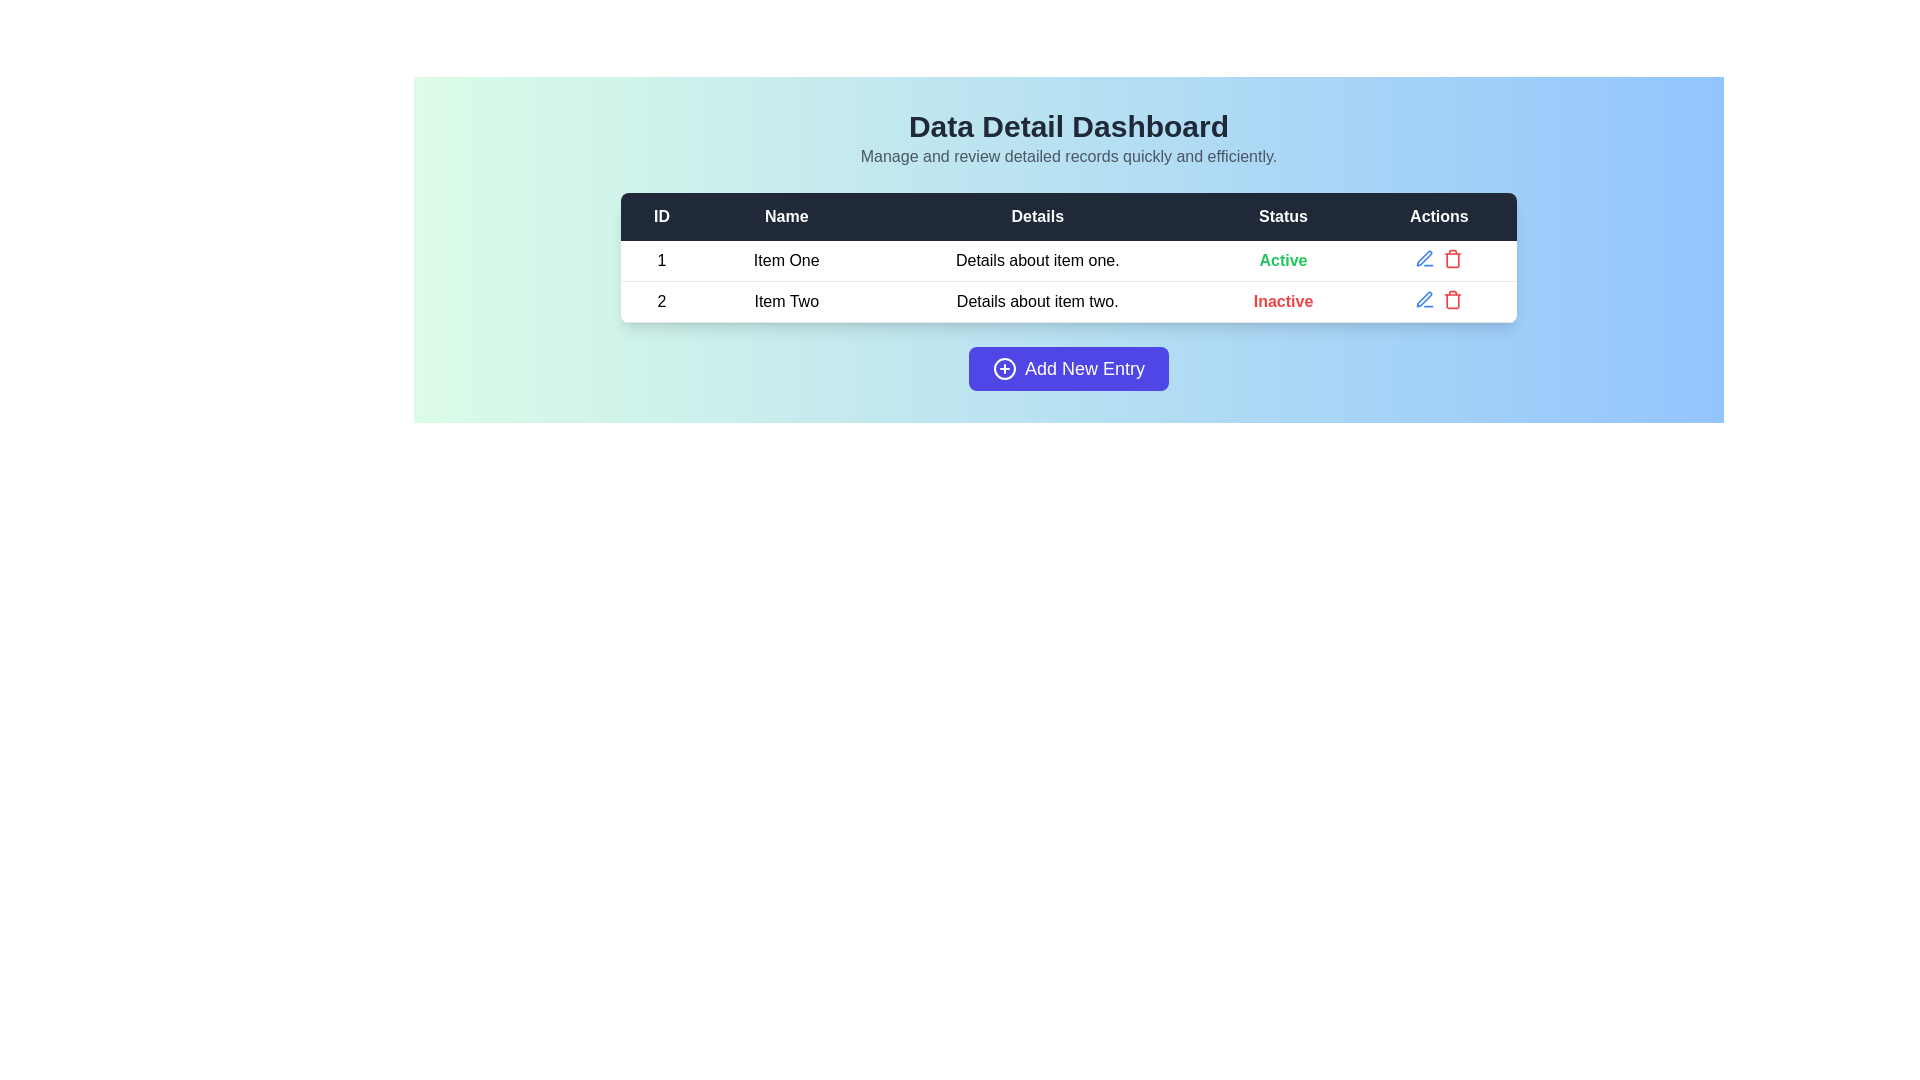  I want to click on the static text label in the second column of the first row under the 'Name' header in the table structure, so click(785, 260).